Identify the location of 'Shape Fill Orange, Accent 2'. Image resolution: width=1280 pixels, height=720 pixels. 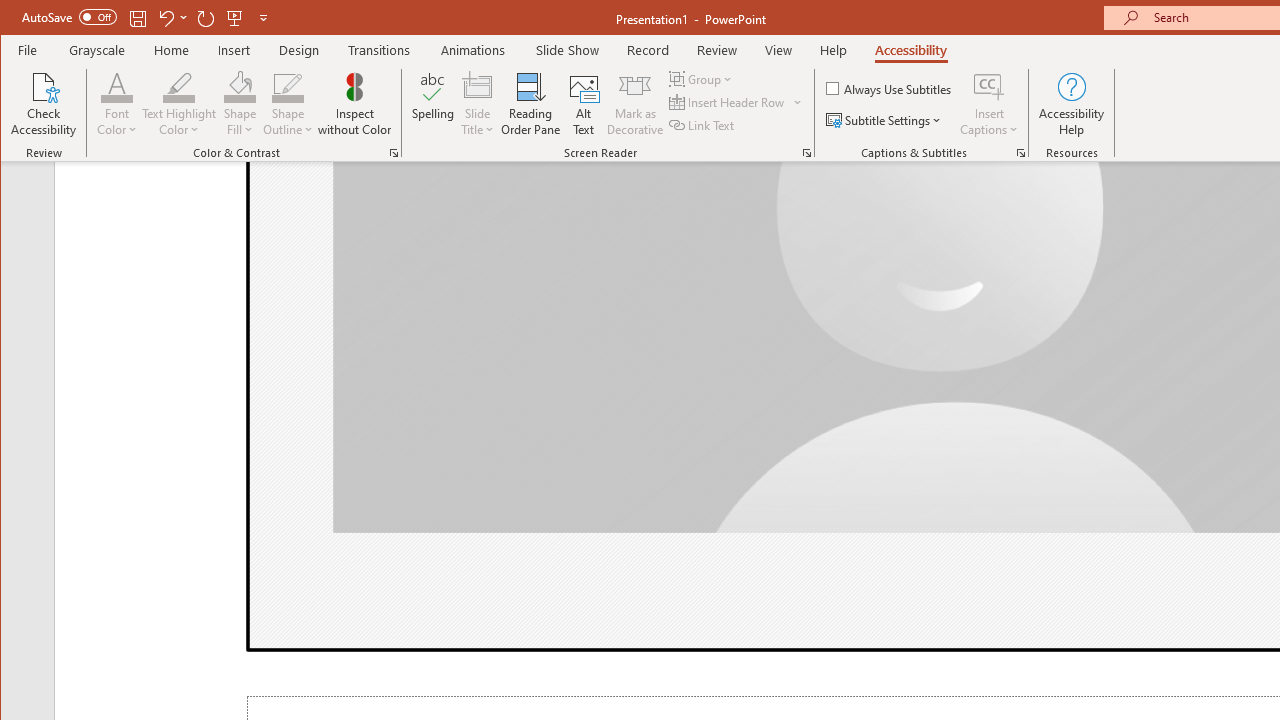
(240, 85).